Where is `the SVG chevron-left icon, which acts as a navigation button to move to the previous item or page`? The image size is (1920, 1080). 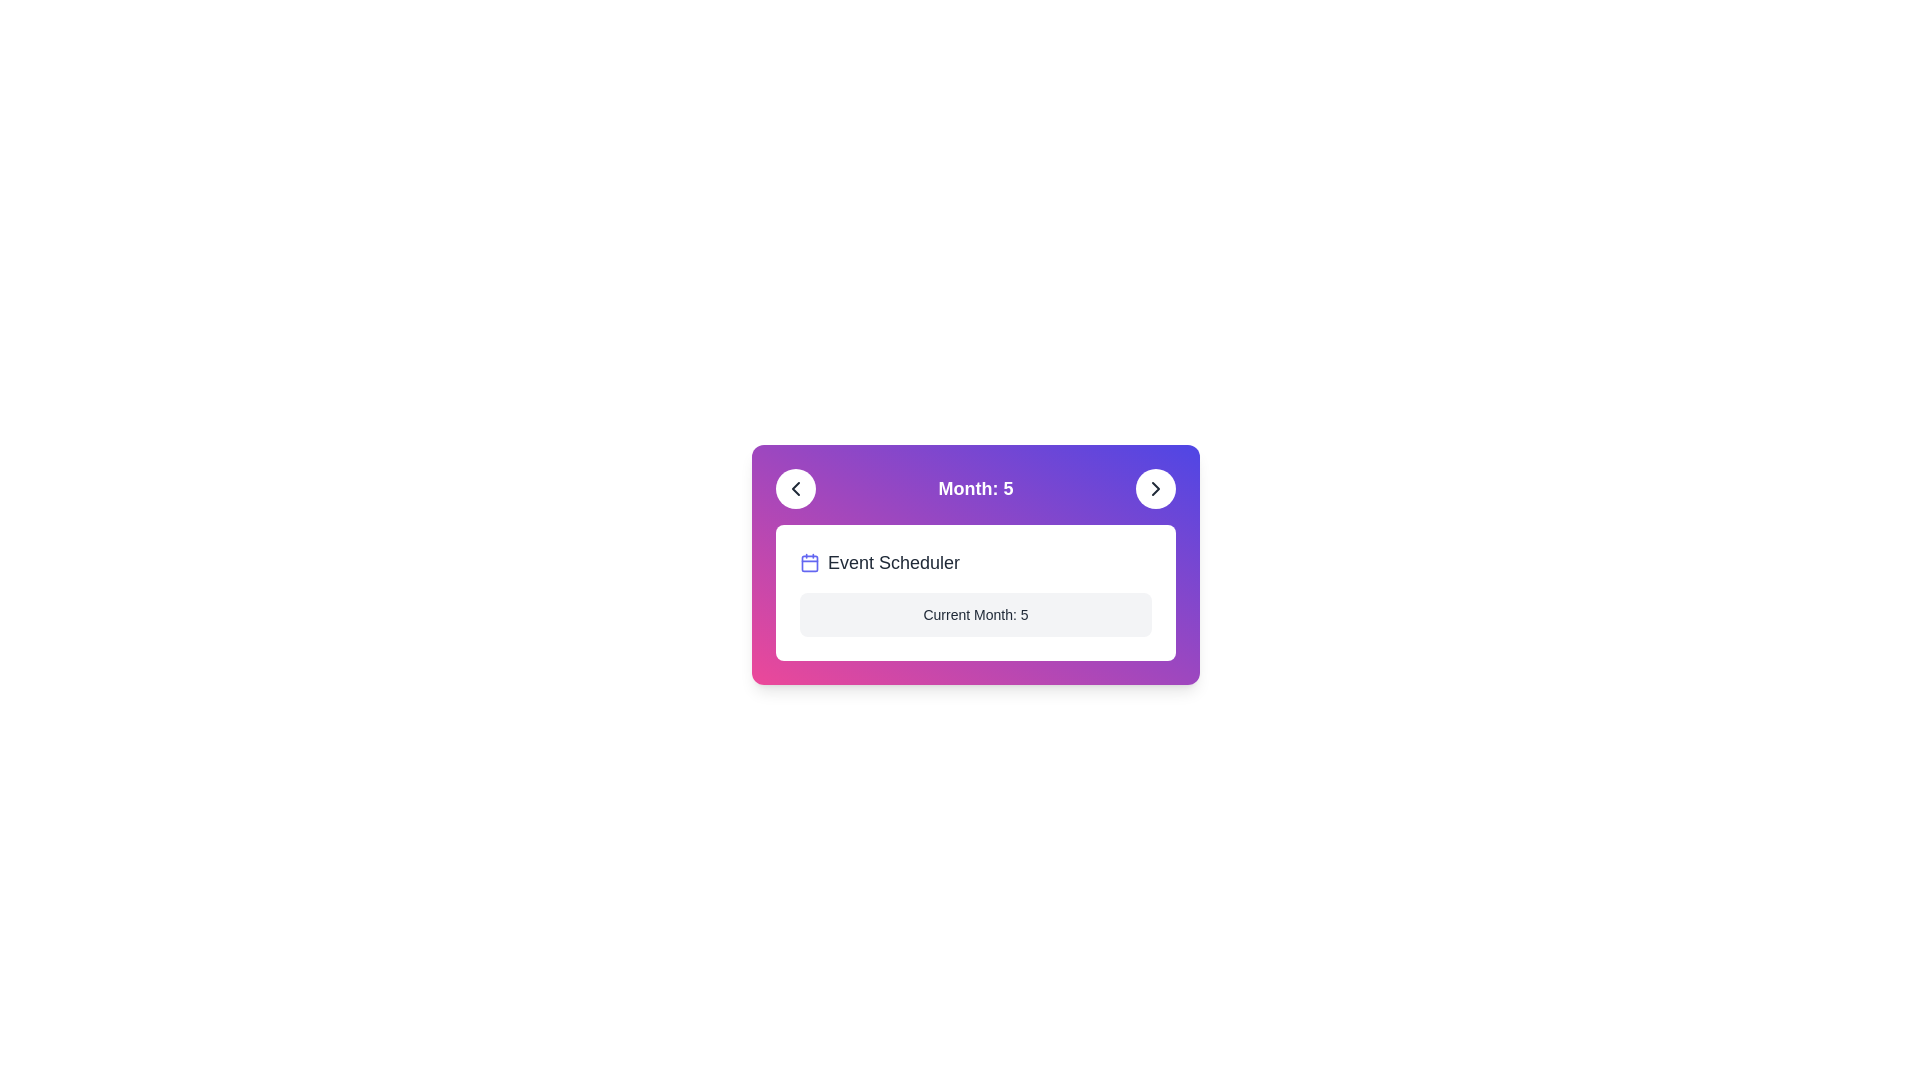 the SVG chevron-left icon, which acts as a navigation button to move to the previous item or page is located at coordinates (795, 489).